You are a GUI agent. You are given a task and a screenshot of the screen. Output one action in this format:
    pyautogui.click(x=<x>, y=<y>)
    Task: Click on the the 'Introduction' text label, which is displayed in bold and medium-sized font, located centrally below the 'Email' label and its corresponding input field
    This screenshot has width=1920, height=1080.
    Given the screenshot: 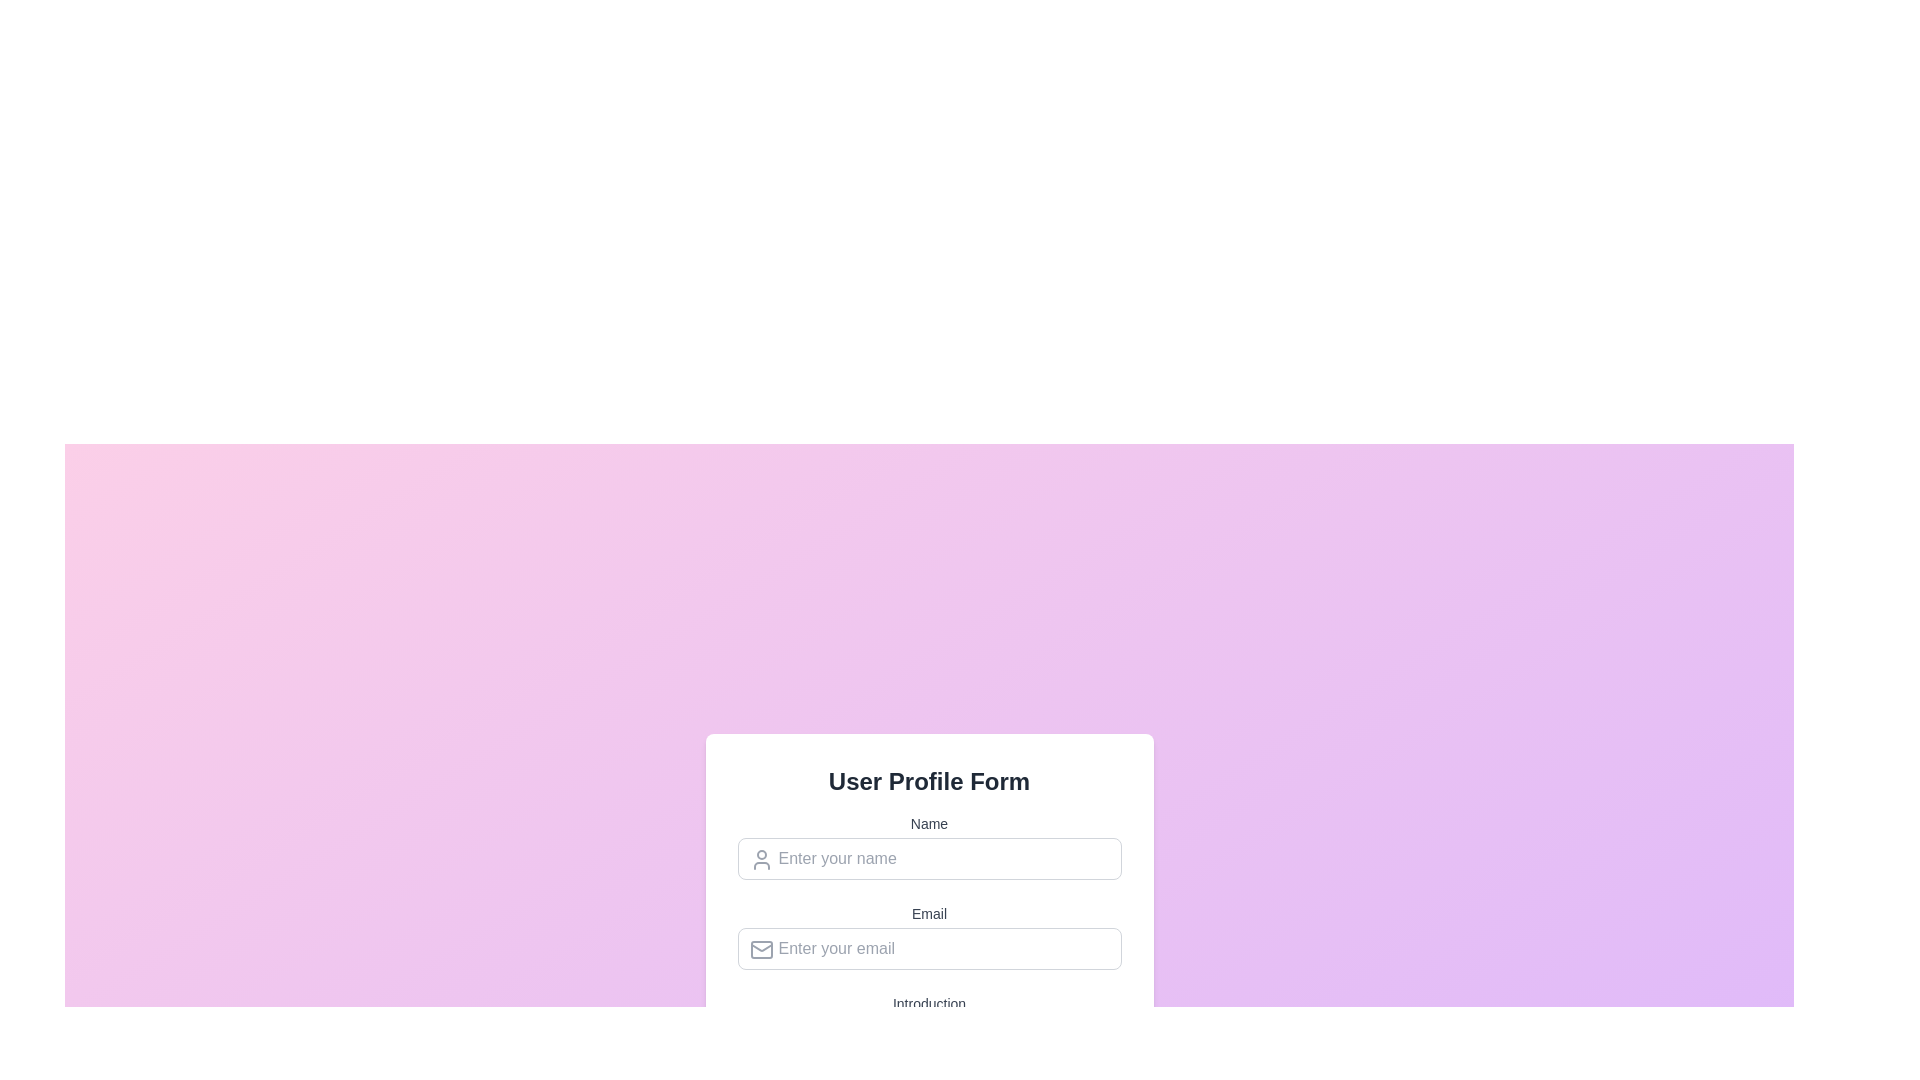 What is the action you would take?
    pyautogui.click(x=928, y=1003)
    